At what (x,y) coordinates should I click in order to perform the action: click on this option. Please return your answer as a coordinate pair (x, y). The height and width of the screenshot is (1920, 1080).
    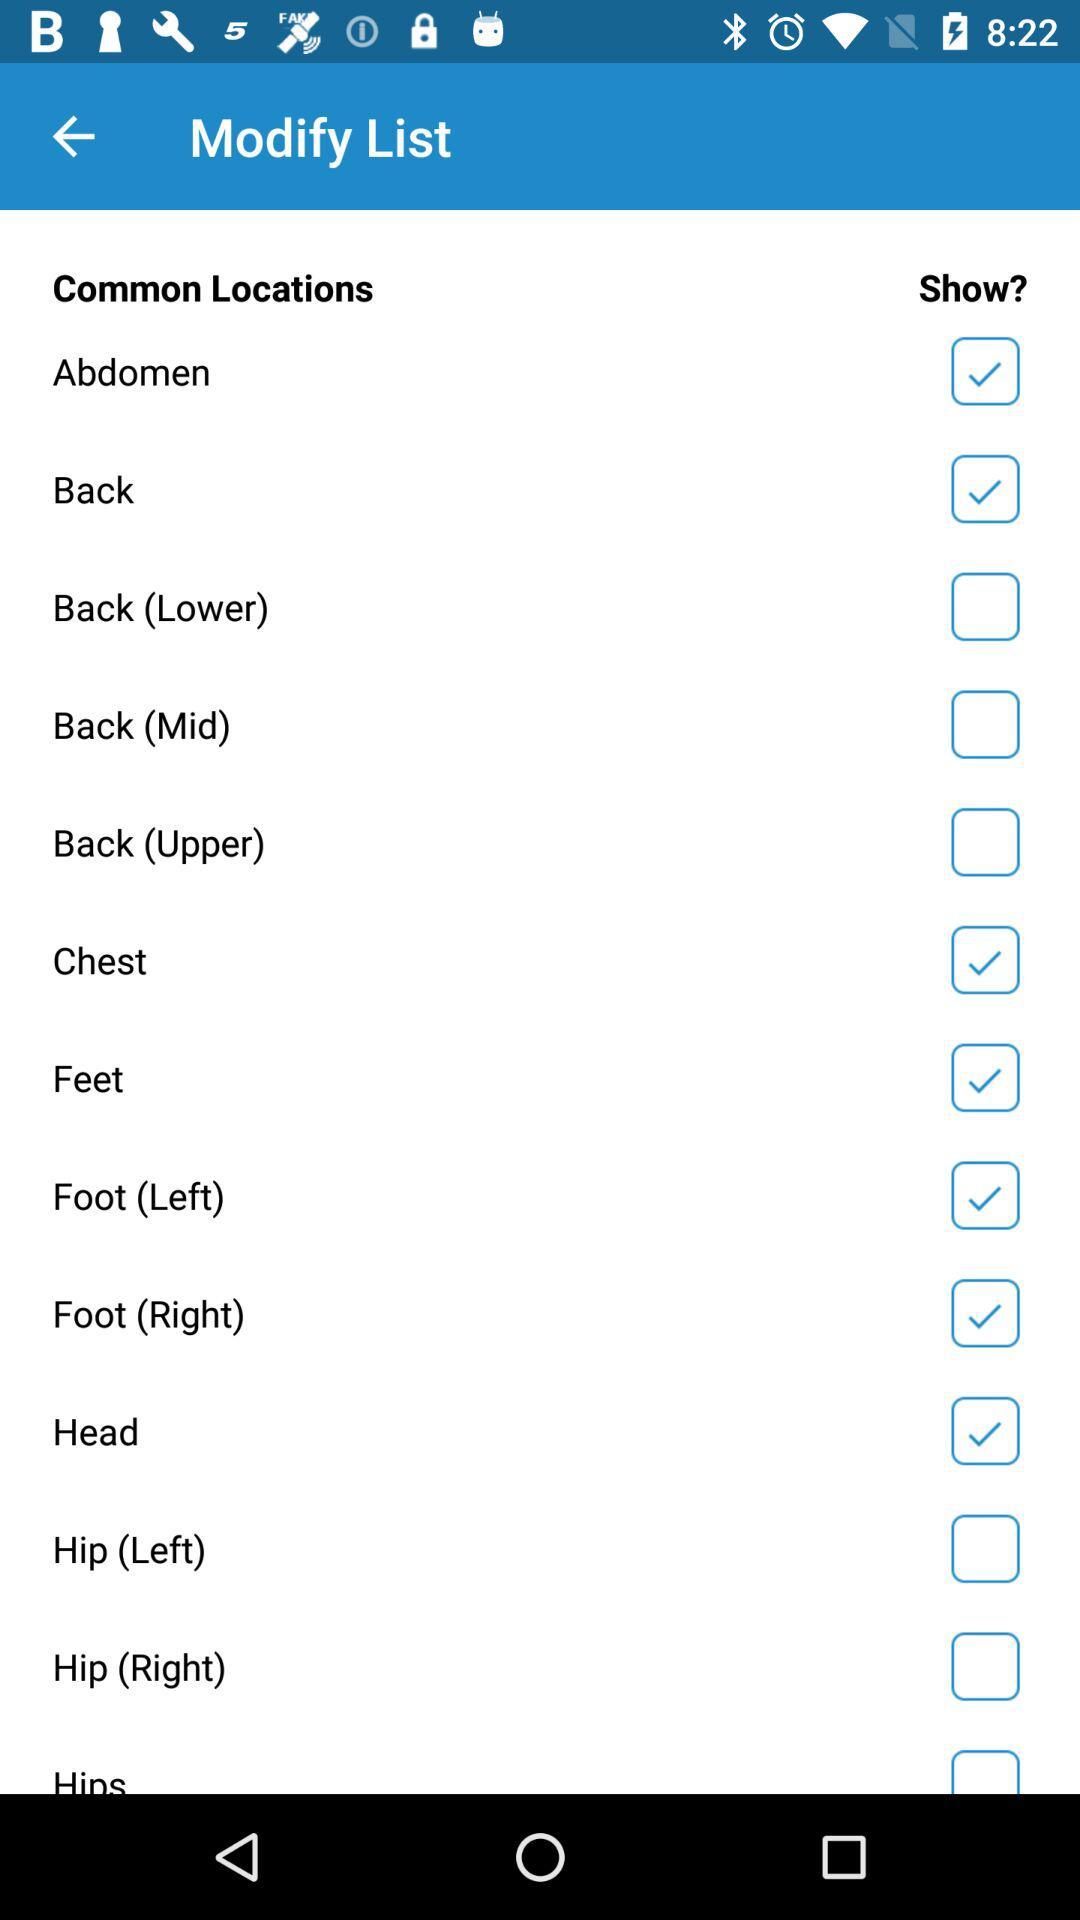
    Looking at the image, I should click on (984, 842).